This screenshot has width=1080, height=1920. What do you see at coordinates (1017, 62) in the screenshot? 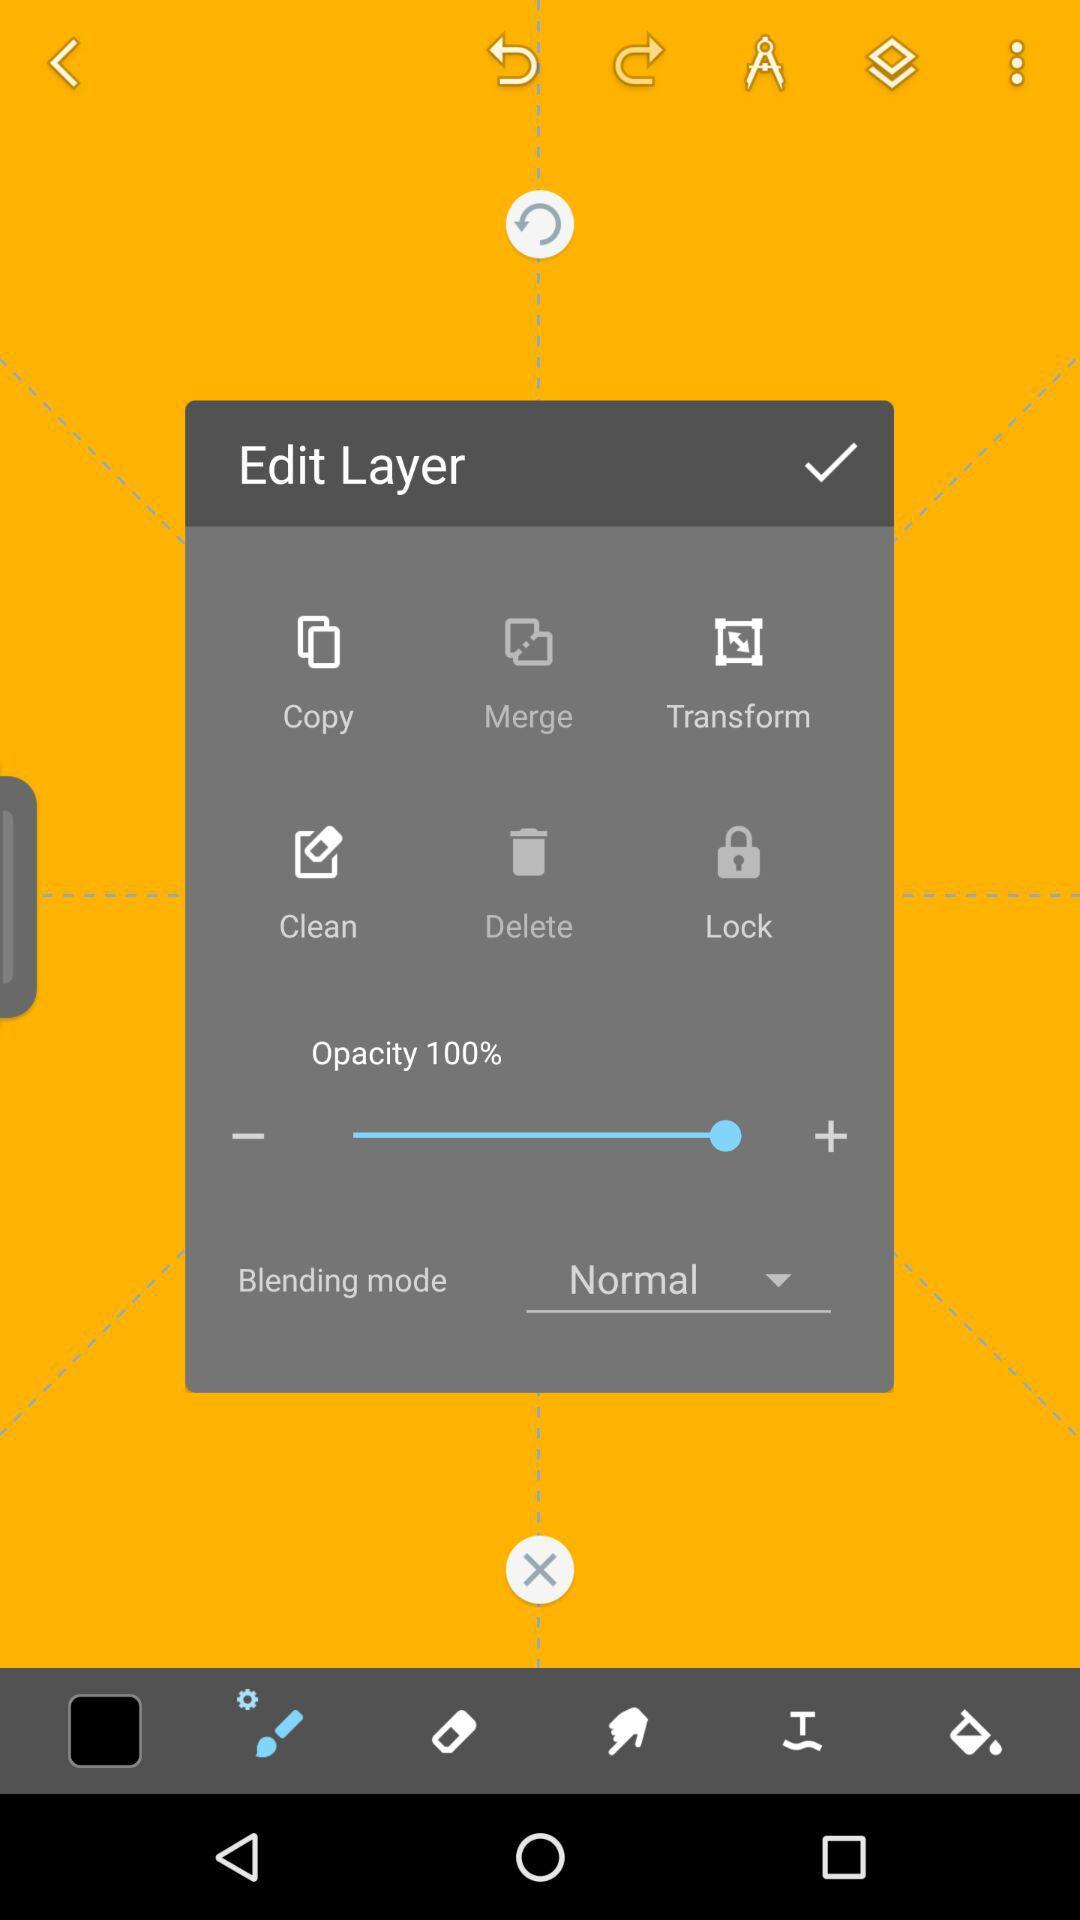
I see `the more icon` at bounding box center [1017, 62].